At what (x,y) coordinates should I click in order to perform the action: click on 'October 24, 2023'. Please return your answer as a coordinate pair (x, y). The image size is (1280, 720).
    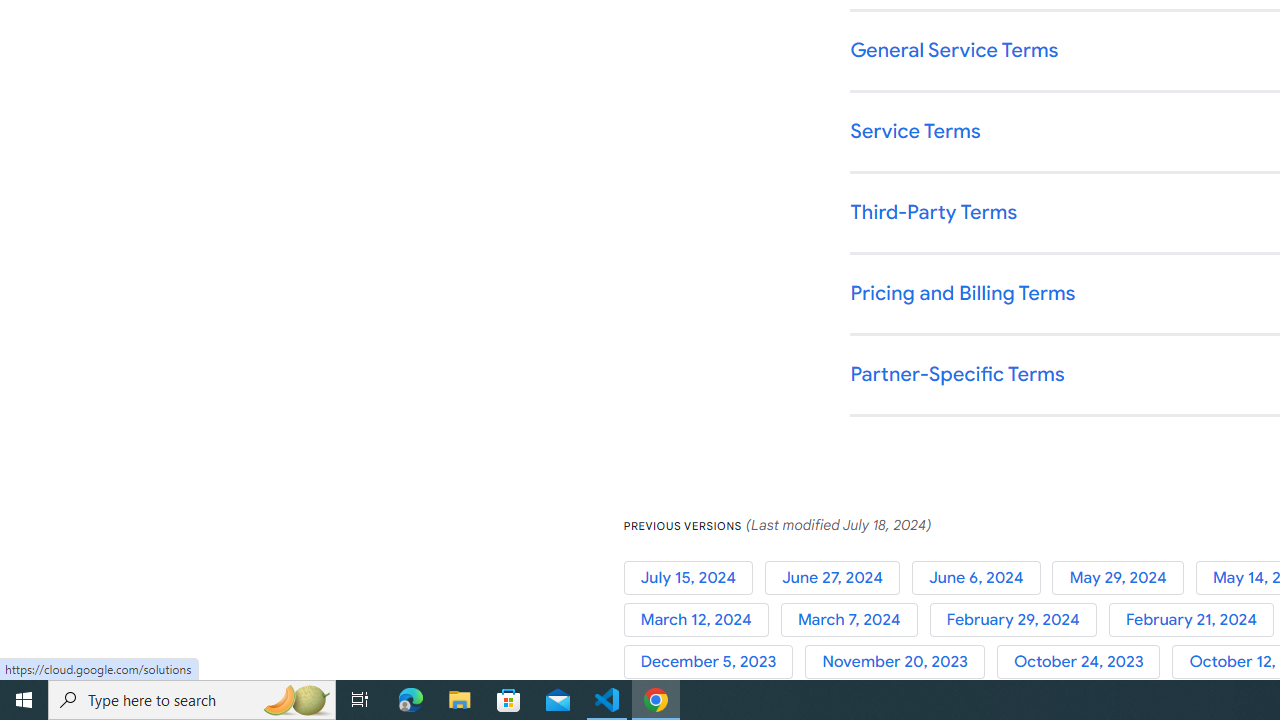
    Looking at the image, I should click on (1083, 662).